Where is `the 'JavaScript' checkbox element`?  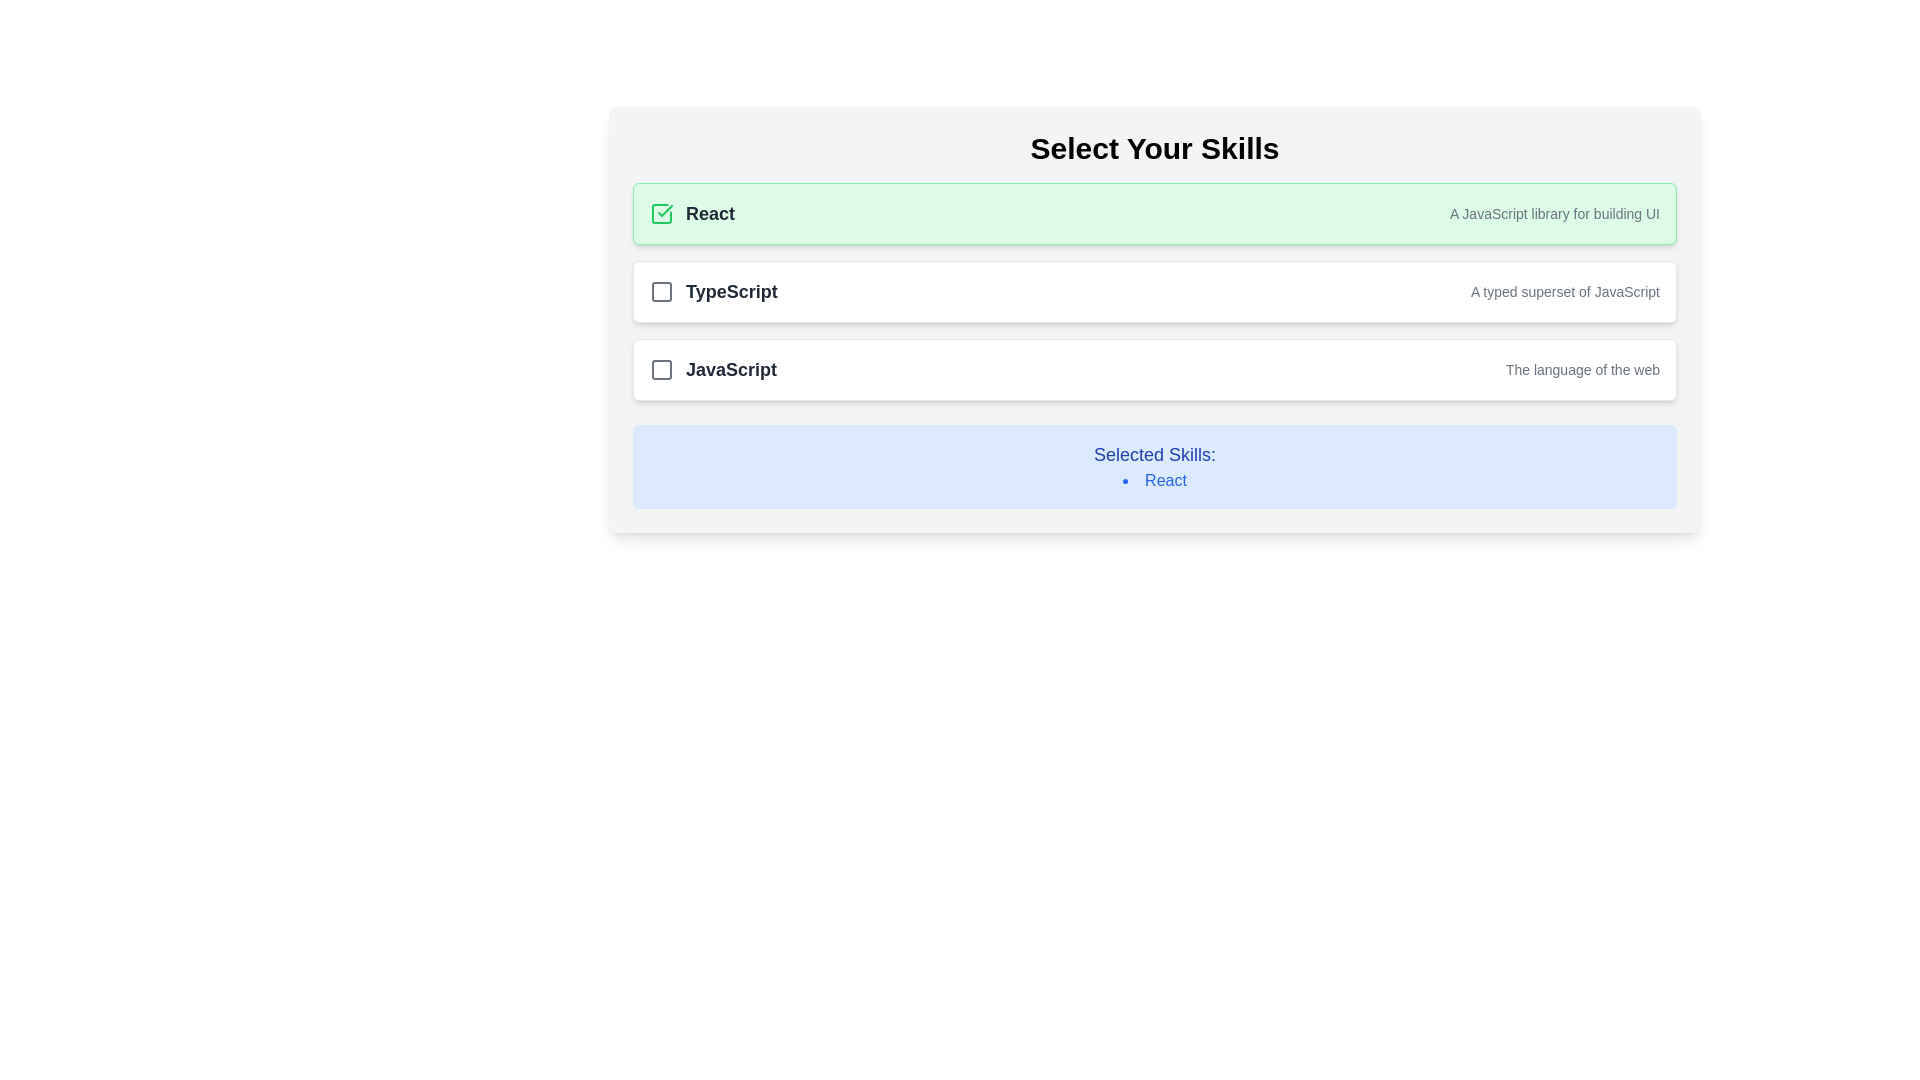 the 'JavaScript' checkbox element is located at coordinates (713, 370).